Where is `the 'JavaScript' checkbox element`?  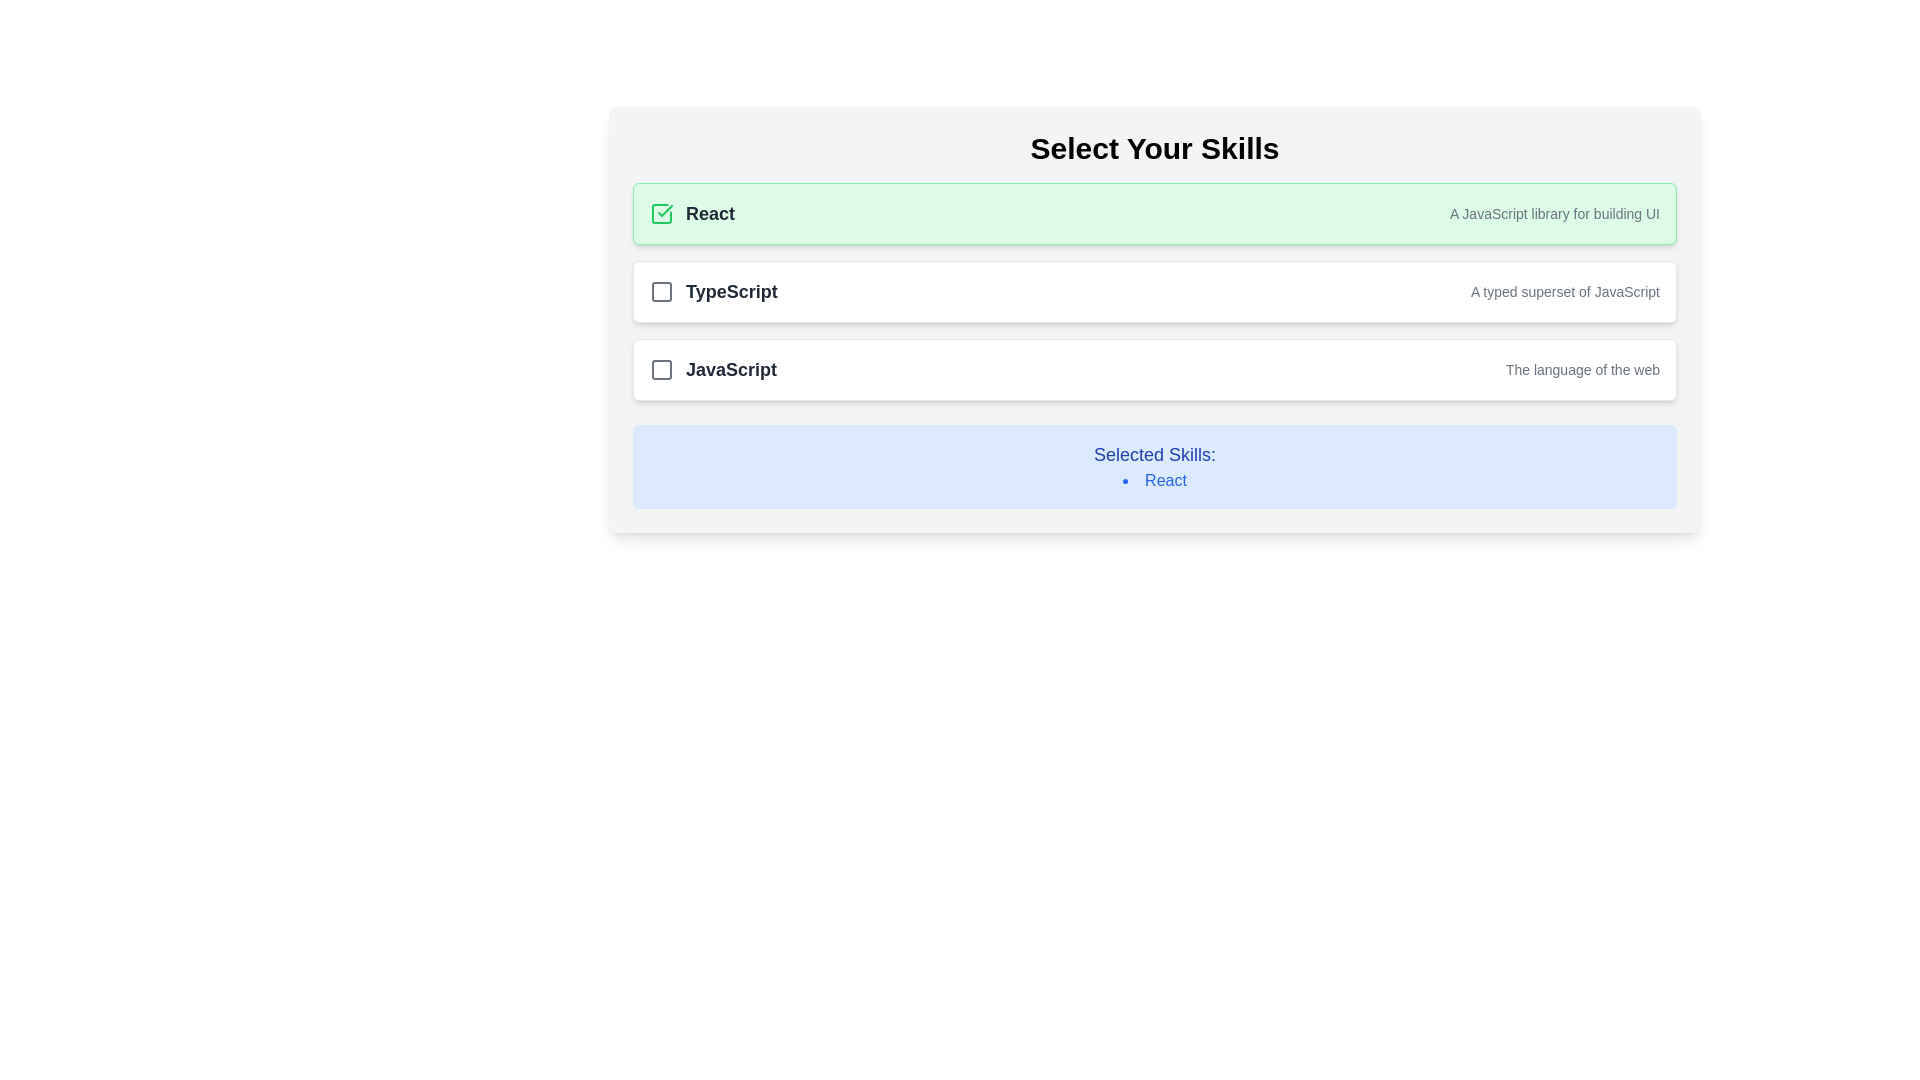 the 'JavaScript' checkbox element is located at coordinates (713, 370).